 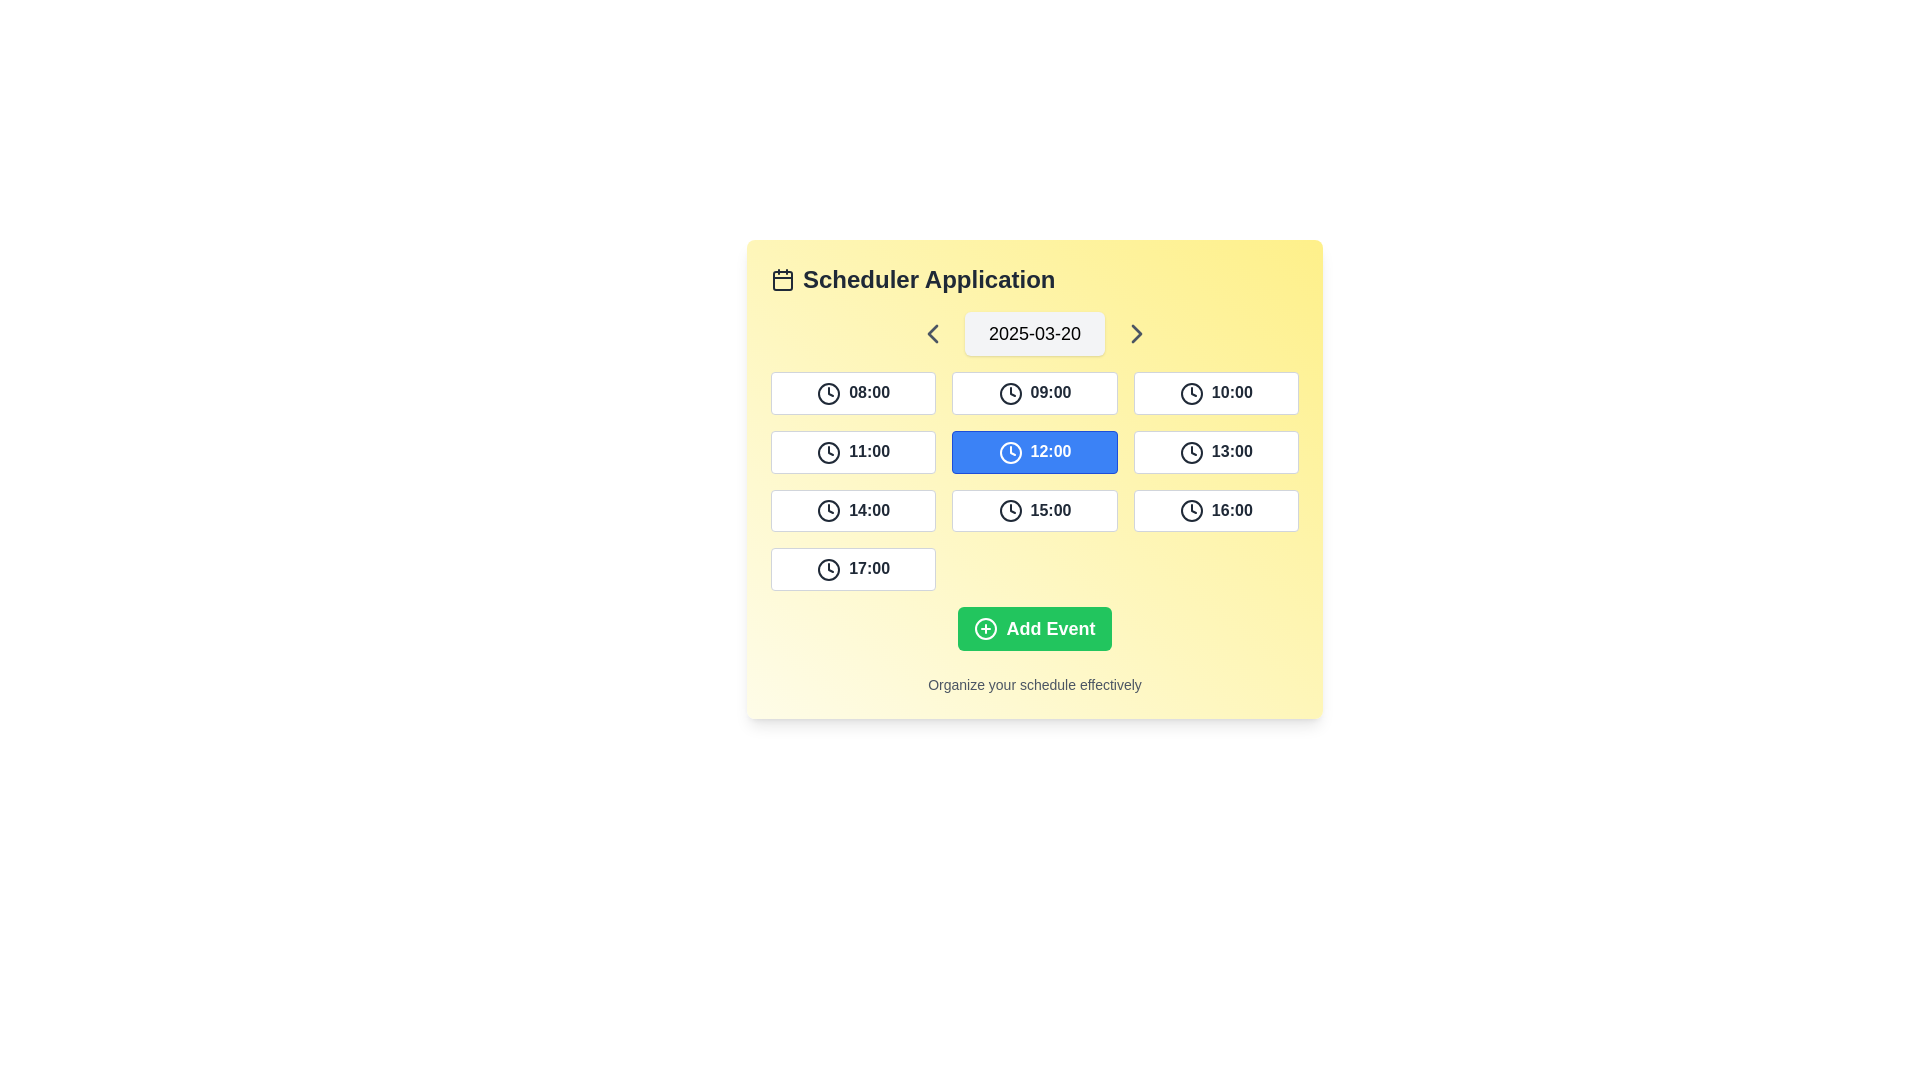 What do you see at coordinates (1010, 452) in the screenshot?
I see `the clock icon, which is styled in a minimal fashion with a circular outline and clock hands indicating 12 o'clock, located within the button labeled '12:00' in the time slots grid` at bounding box center [1010, 452].